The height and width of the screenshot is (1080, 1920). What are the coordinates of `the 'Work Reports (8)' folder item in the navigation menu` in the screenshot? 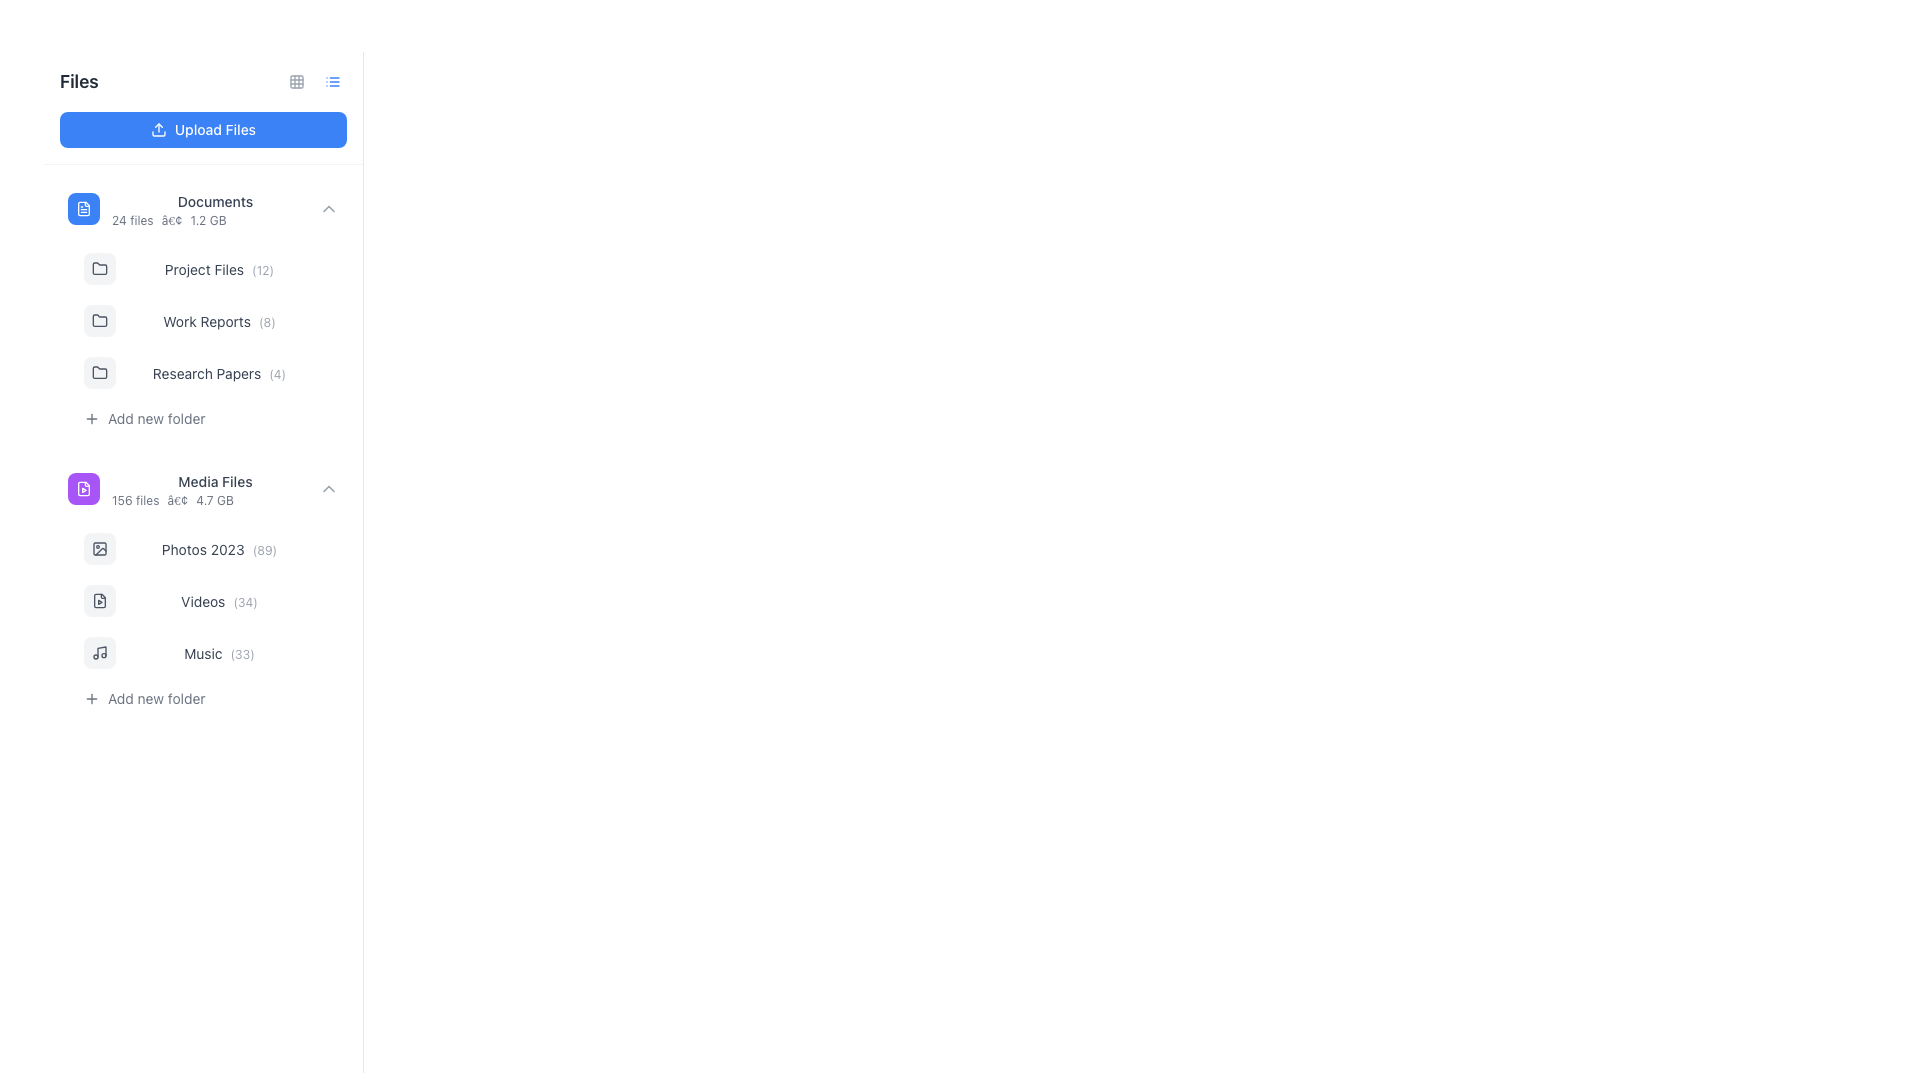 It's located at (203, 308).